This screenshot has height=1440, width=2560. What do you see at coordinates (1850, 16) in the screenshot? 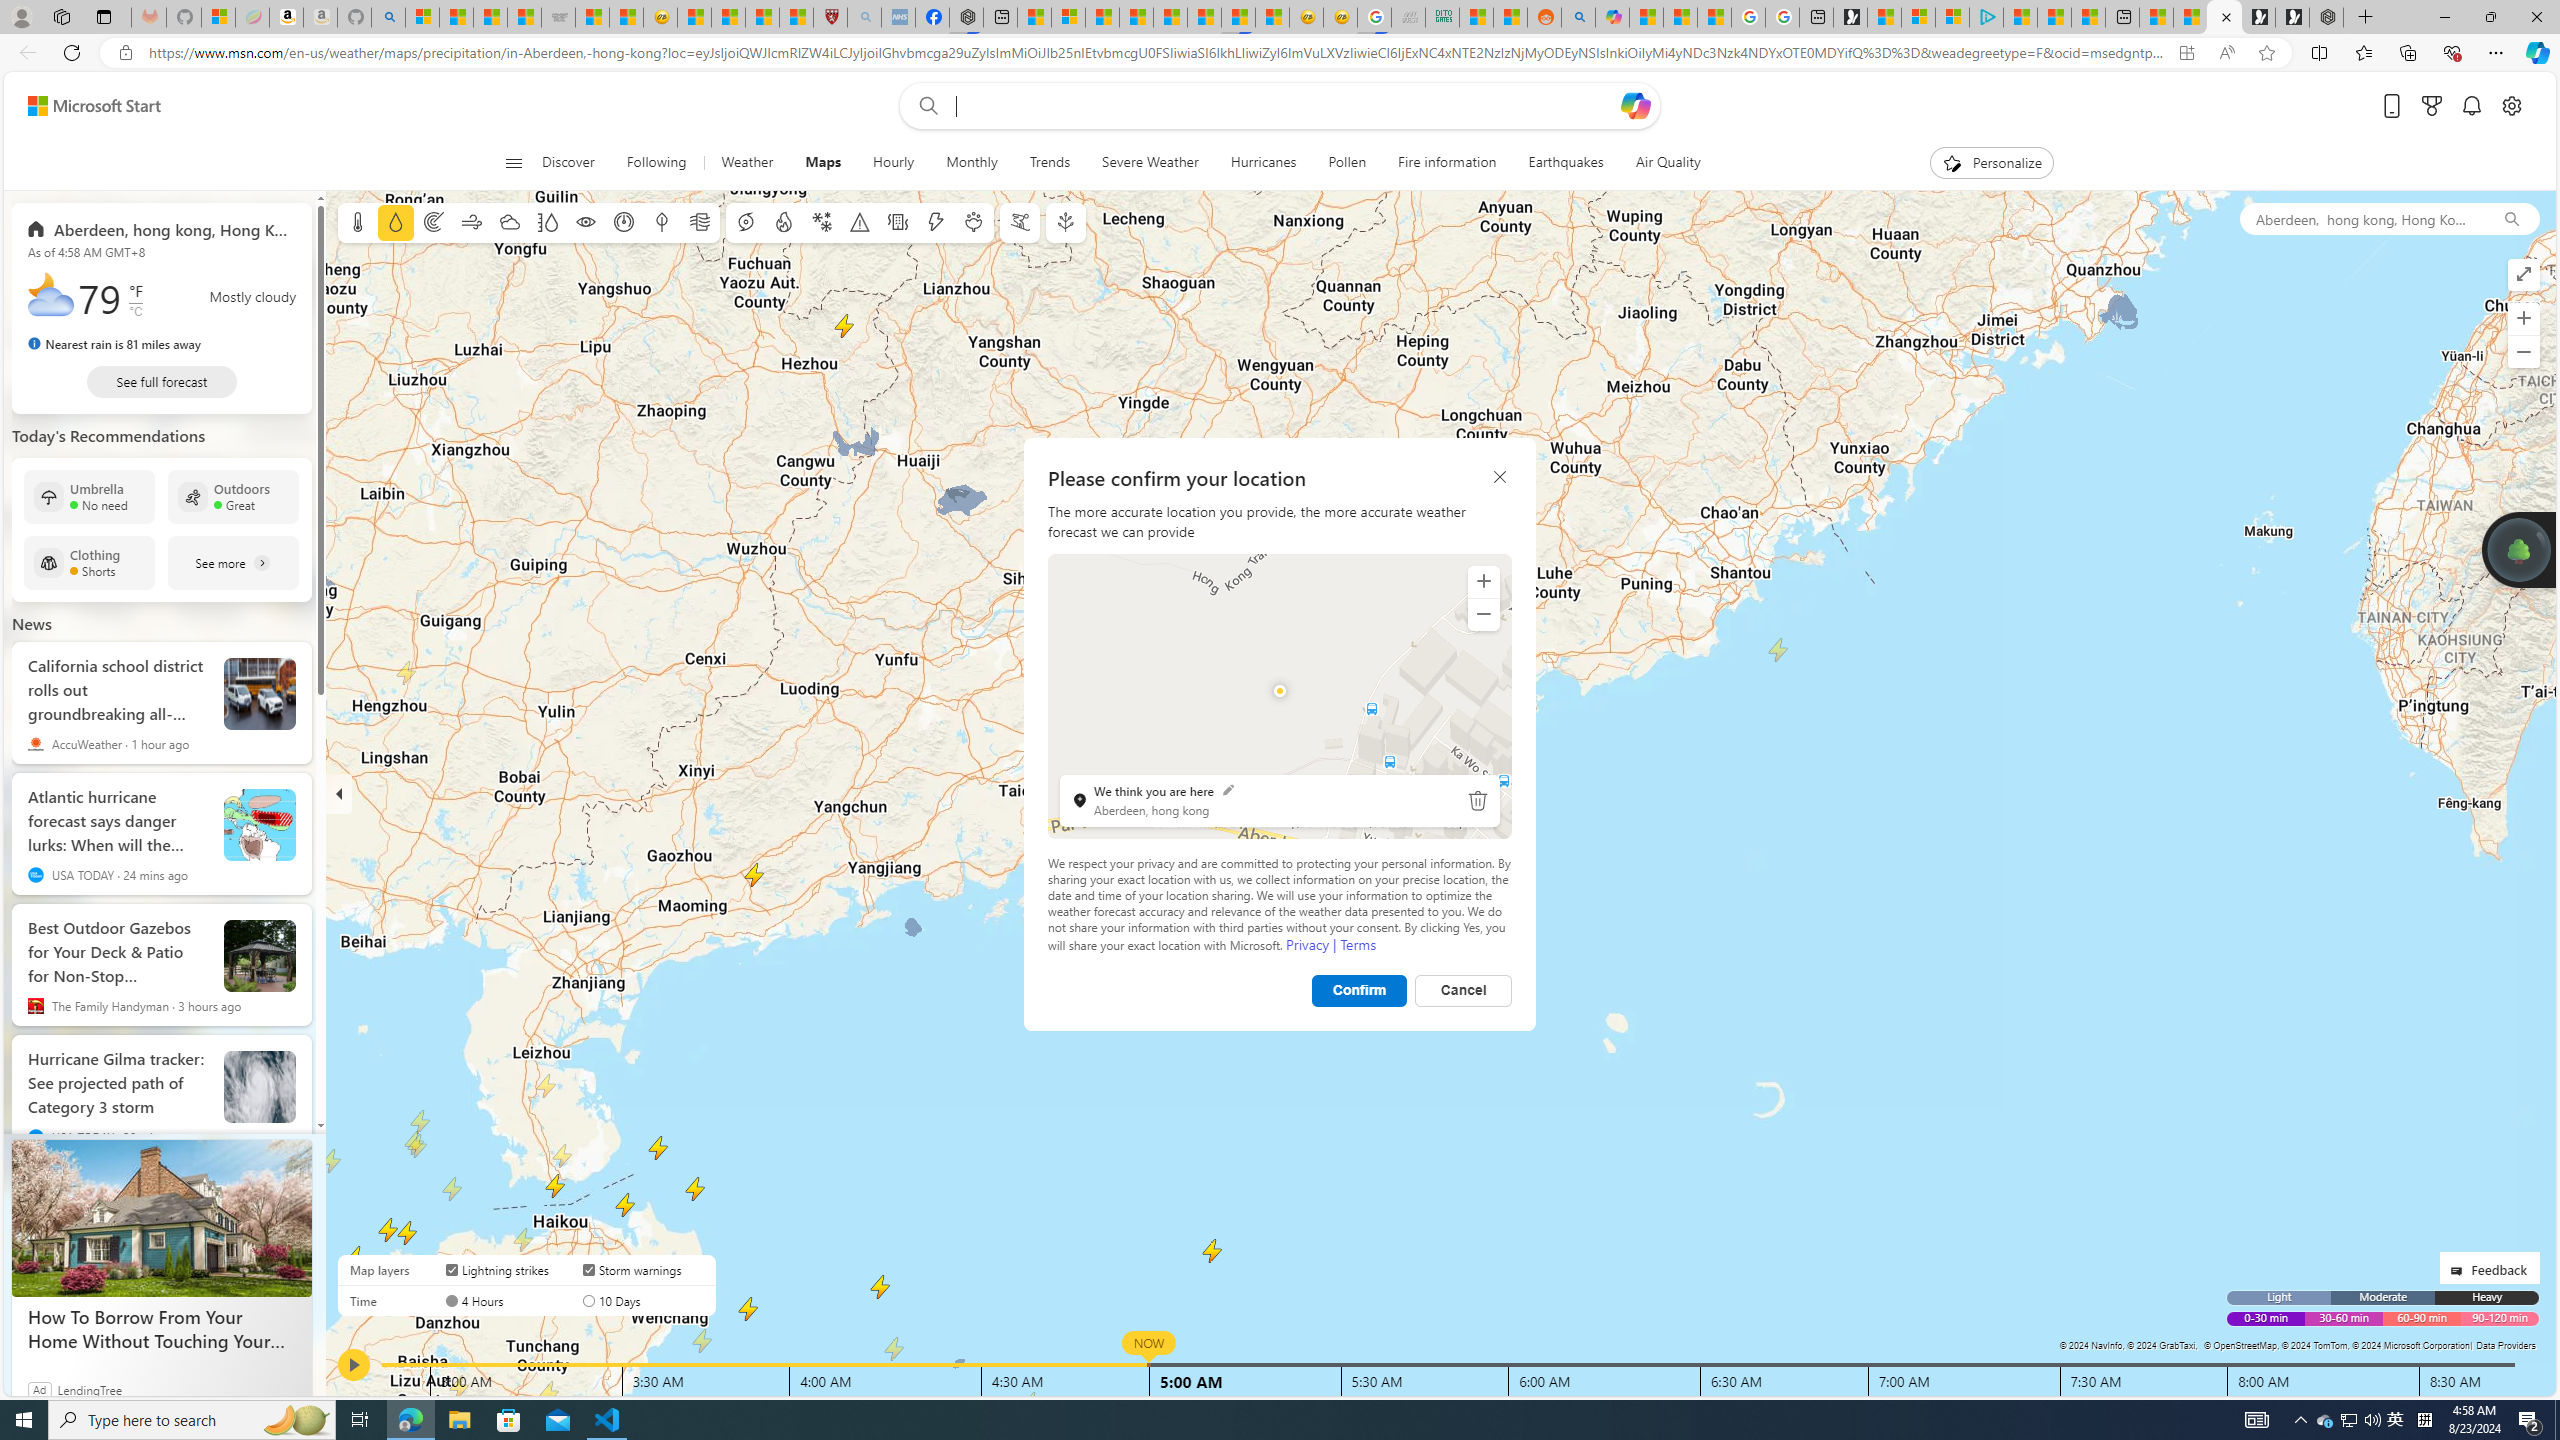
I see `'Microsoft Start Gaming'` at bounding box center [1850, 16].